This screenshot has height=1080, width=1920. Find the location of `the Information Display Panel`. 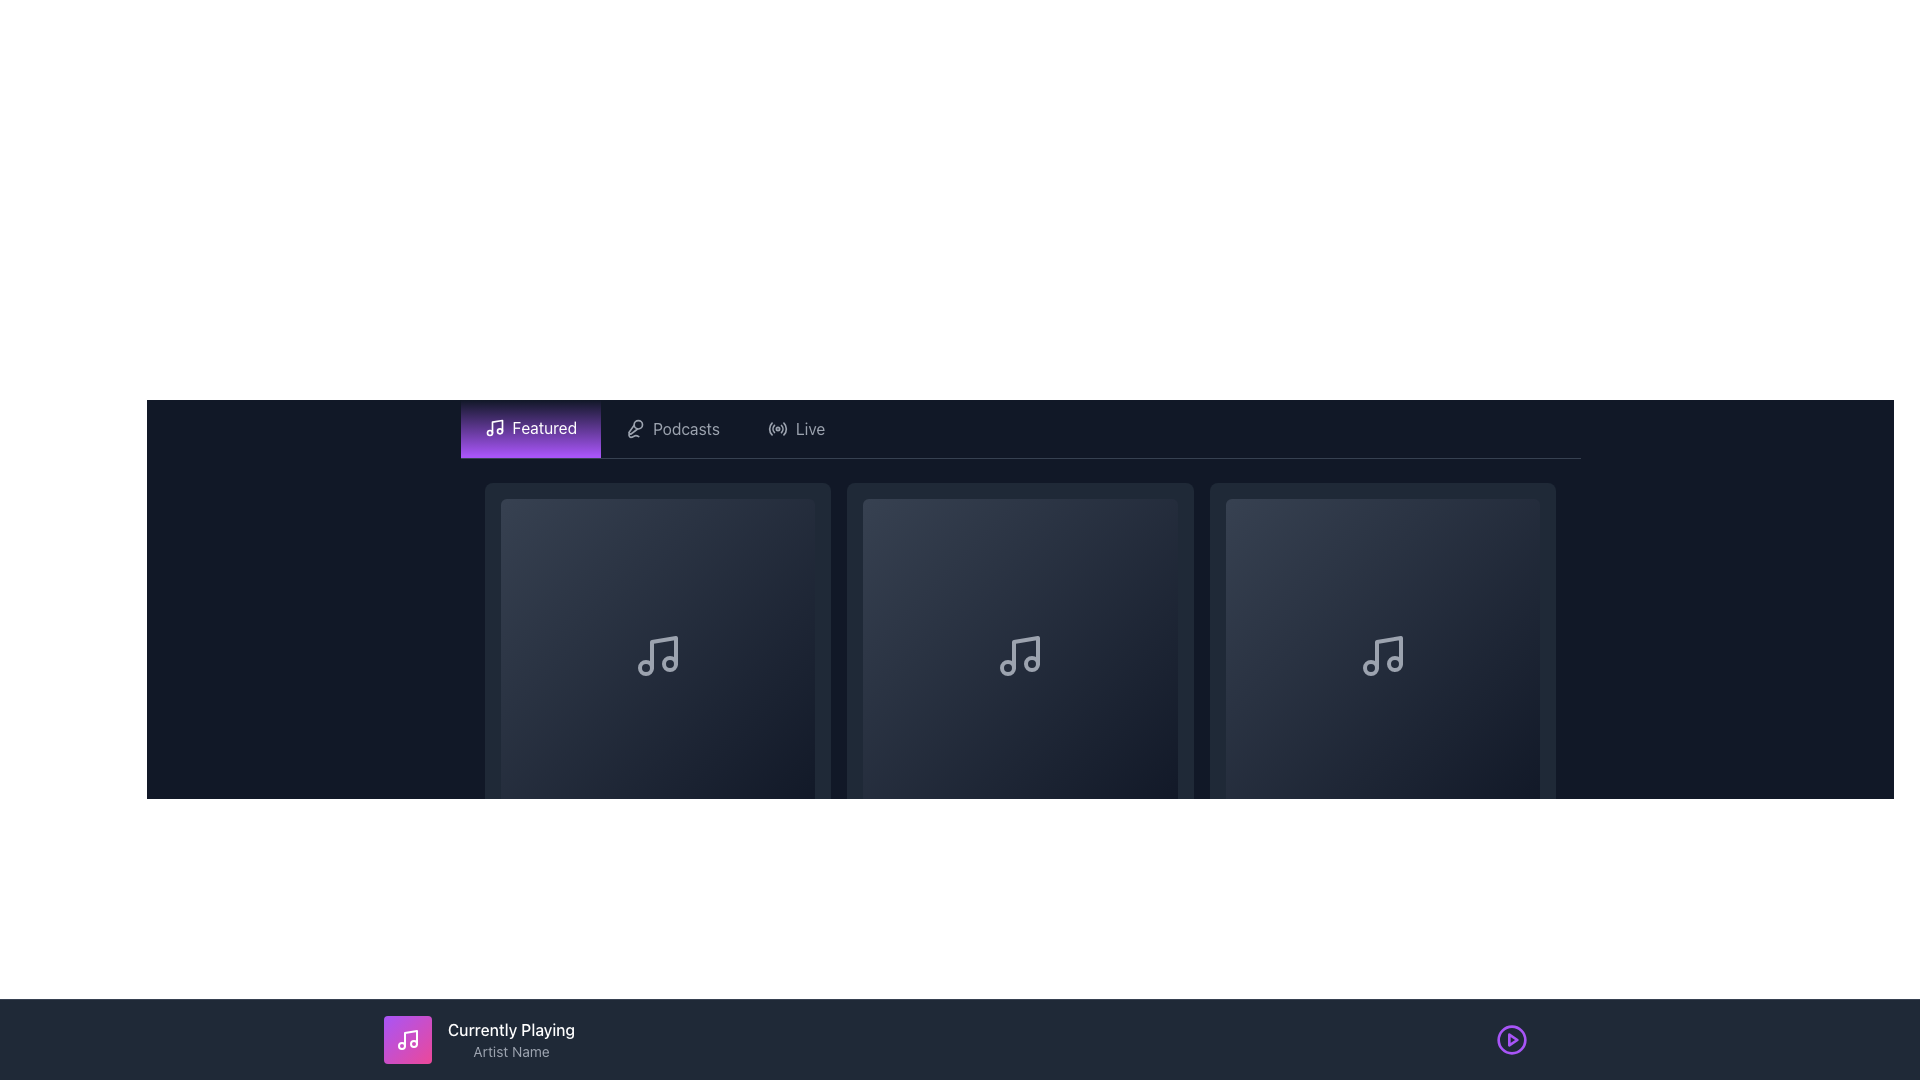

the Information Display Panel is located at coordinates (478, 1039).